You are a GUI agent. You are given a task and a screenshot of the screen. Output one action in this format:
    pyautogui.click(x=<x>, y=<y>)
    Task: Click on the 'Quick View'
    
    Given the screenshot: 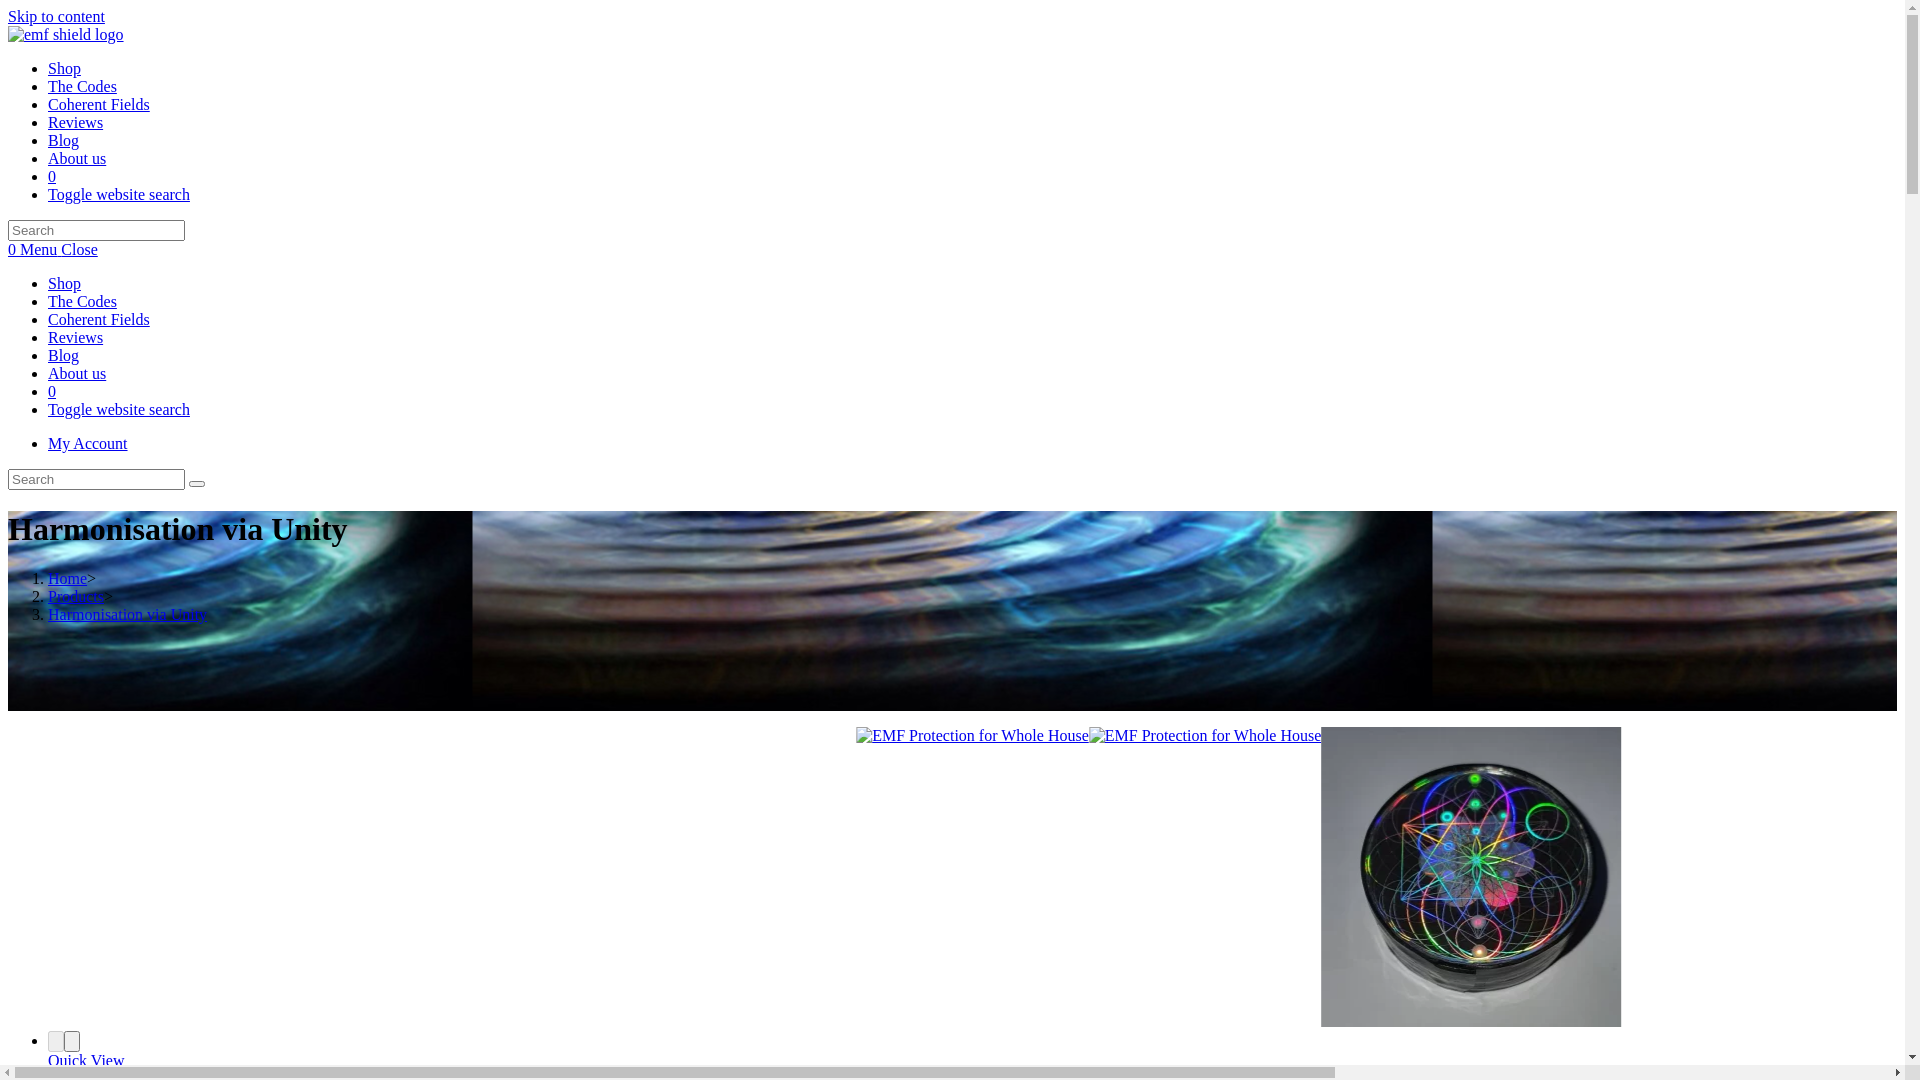 What is the action you would take?
    pyautogui.click(x=85, y=1059)
    